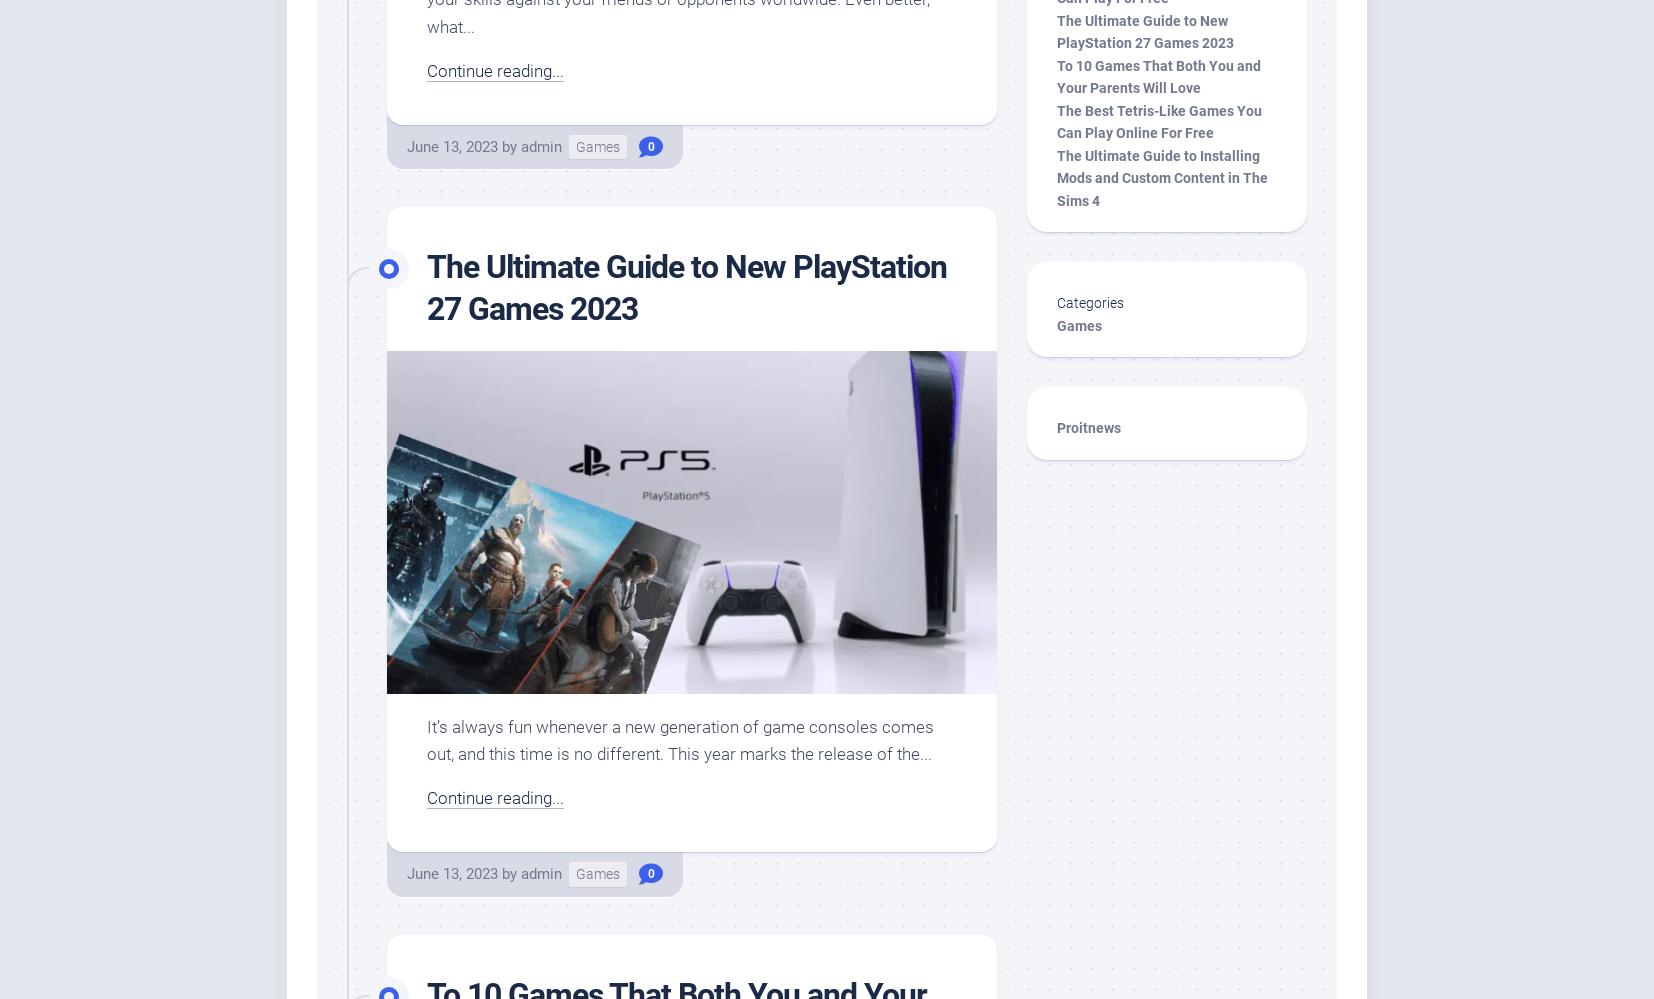 This screenshot has height=999, width=1654. Describe the element at coordinates (680, 738) in the screenshot. I see `'It’s always fun whenever a new generation of game consoles comes out, and this time is no different. This year marks the release of the...'` at that location.